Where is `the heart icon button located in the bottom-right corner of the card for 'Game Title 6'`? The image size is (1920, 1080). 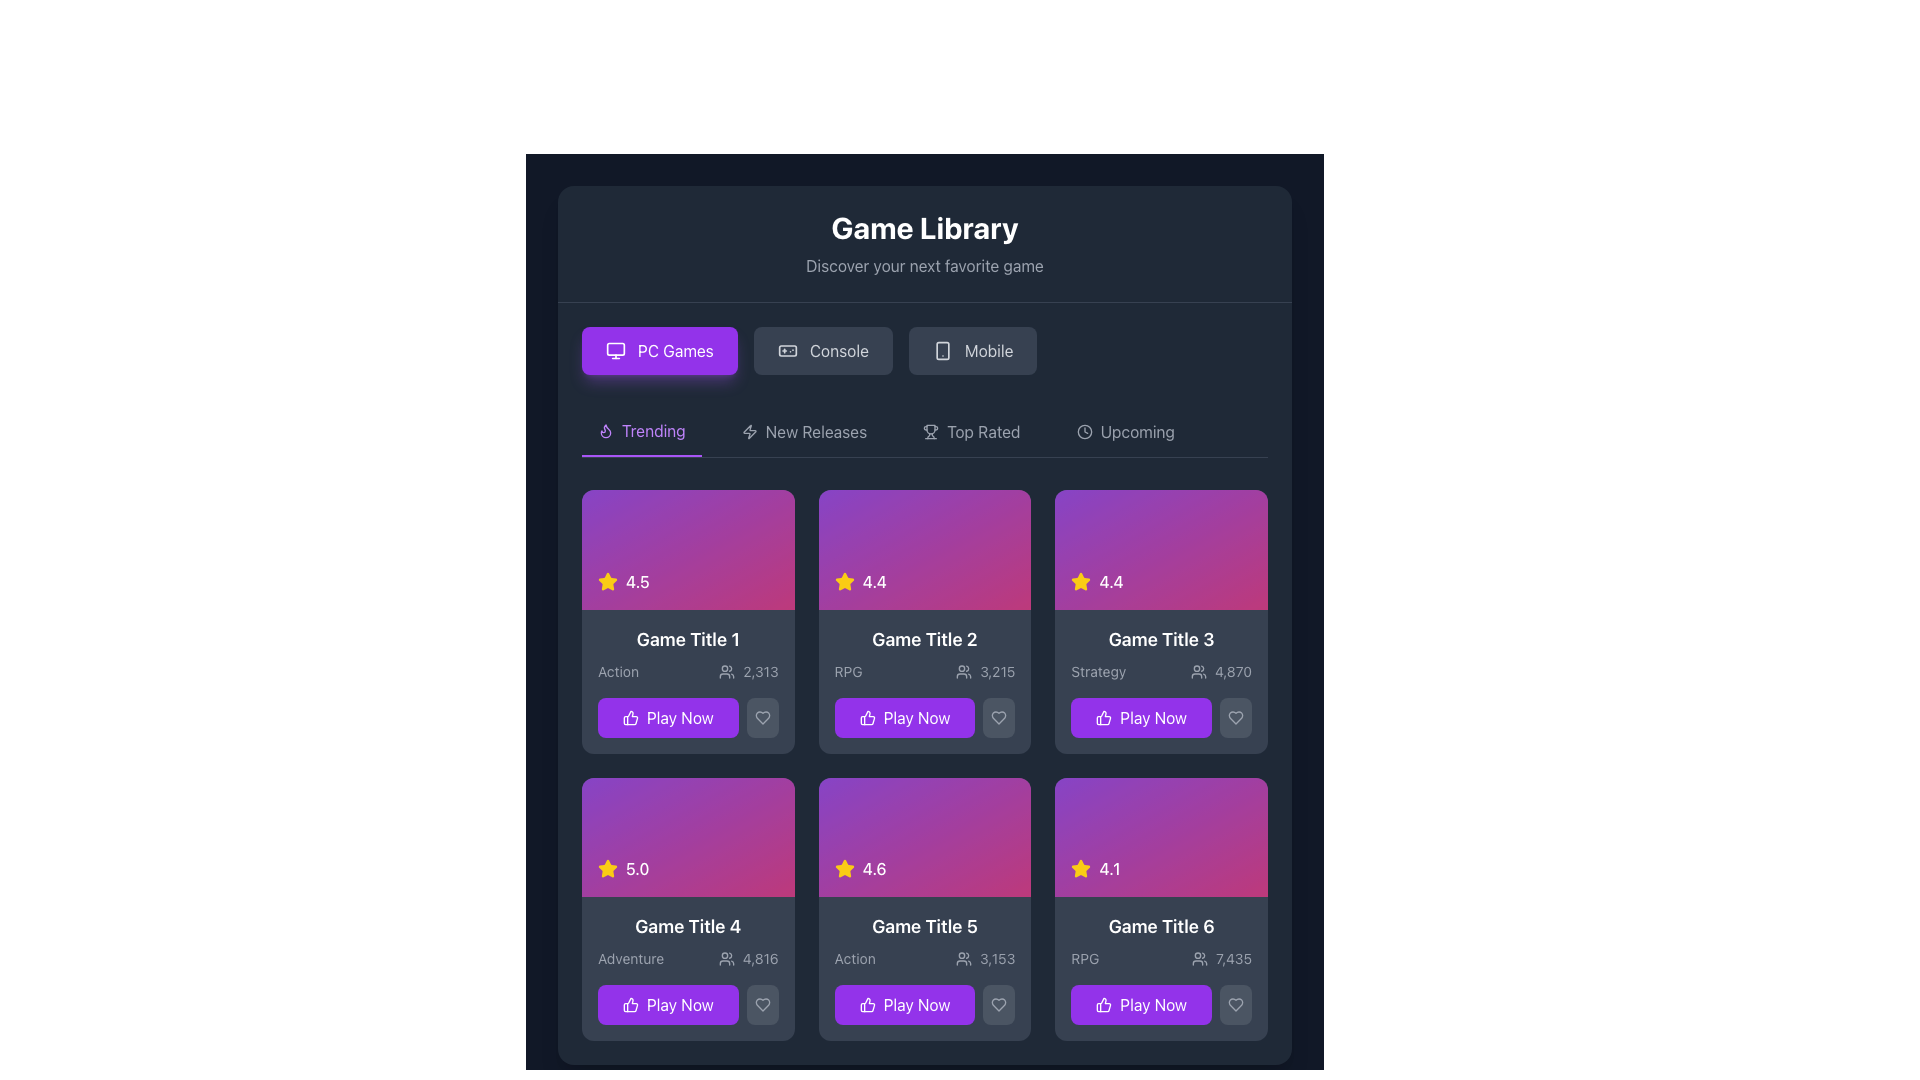
the heart icon button located in the bottom-right corner of the card for 'Game Title 6' is located at coordinates (1235, 1005).